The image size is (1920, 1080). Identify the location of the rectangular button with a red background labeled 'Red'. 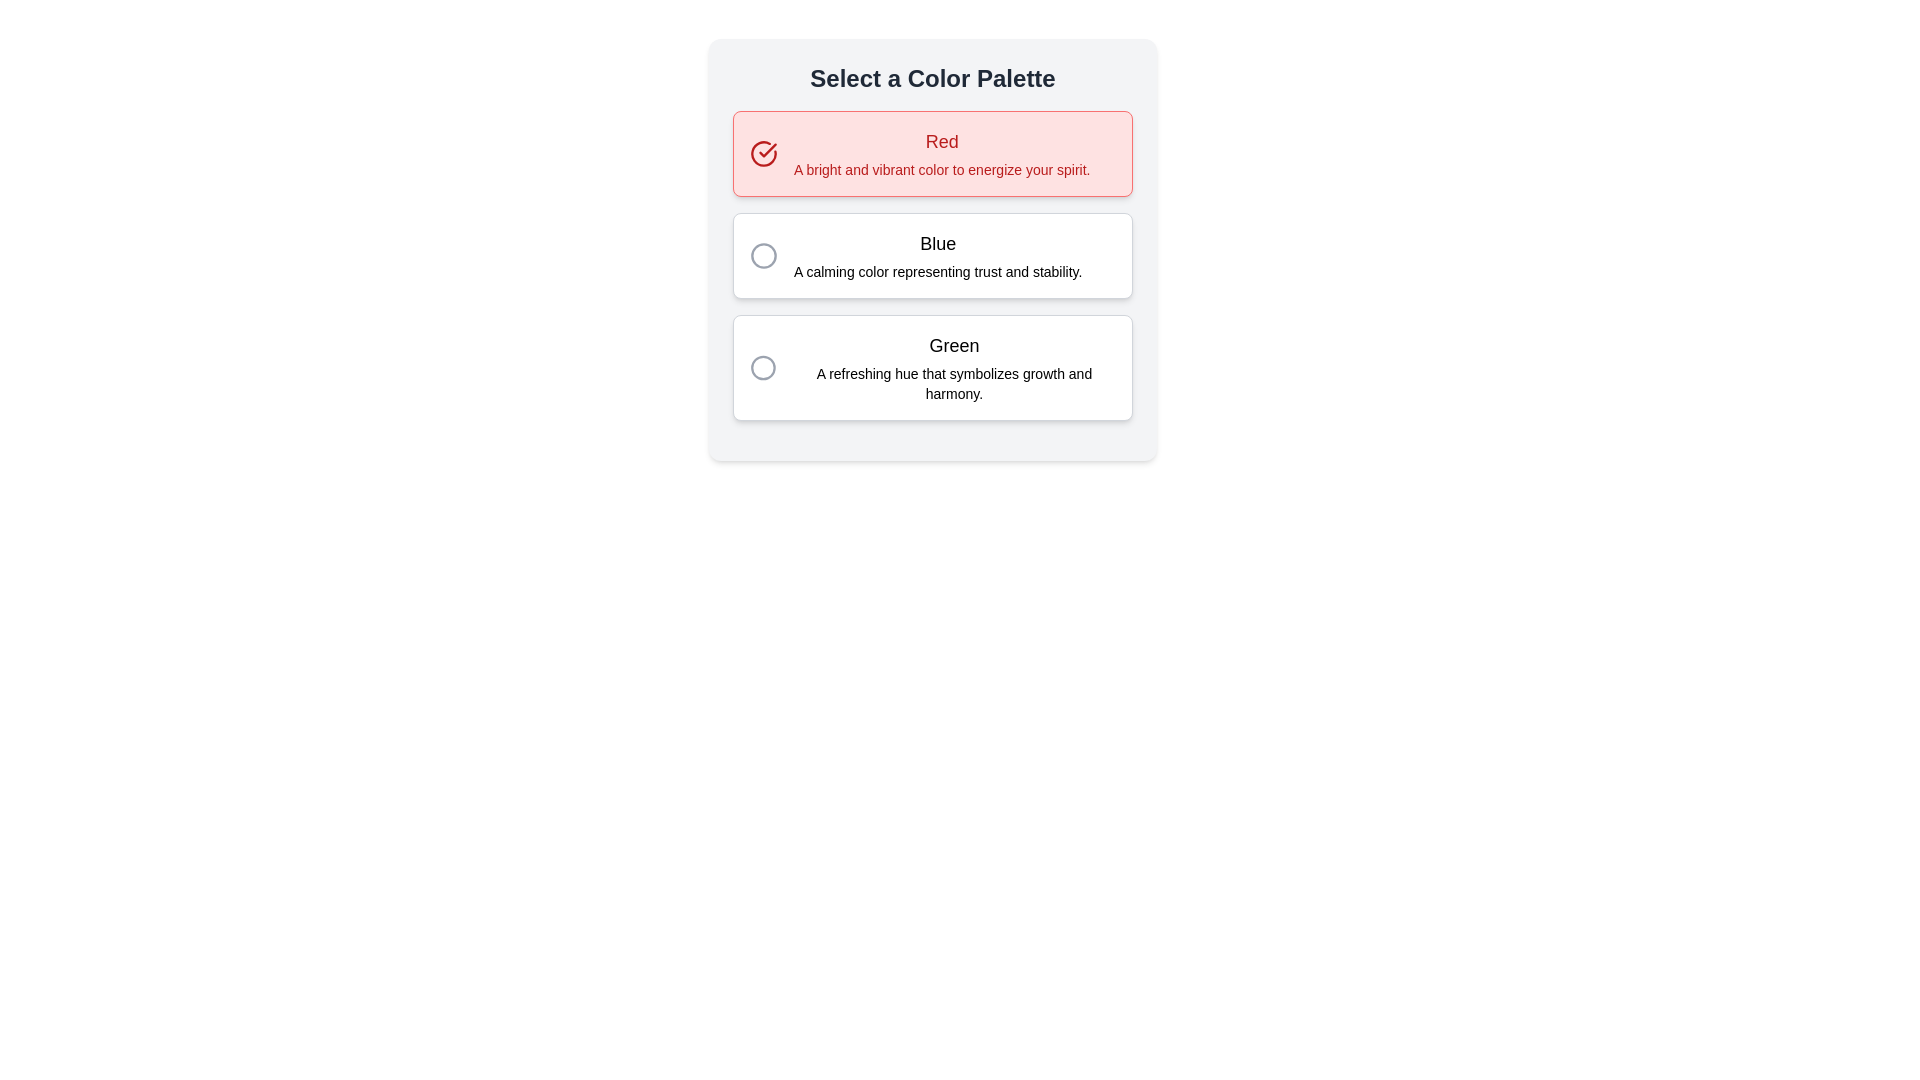
(931, 153).